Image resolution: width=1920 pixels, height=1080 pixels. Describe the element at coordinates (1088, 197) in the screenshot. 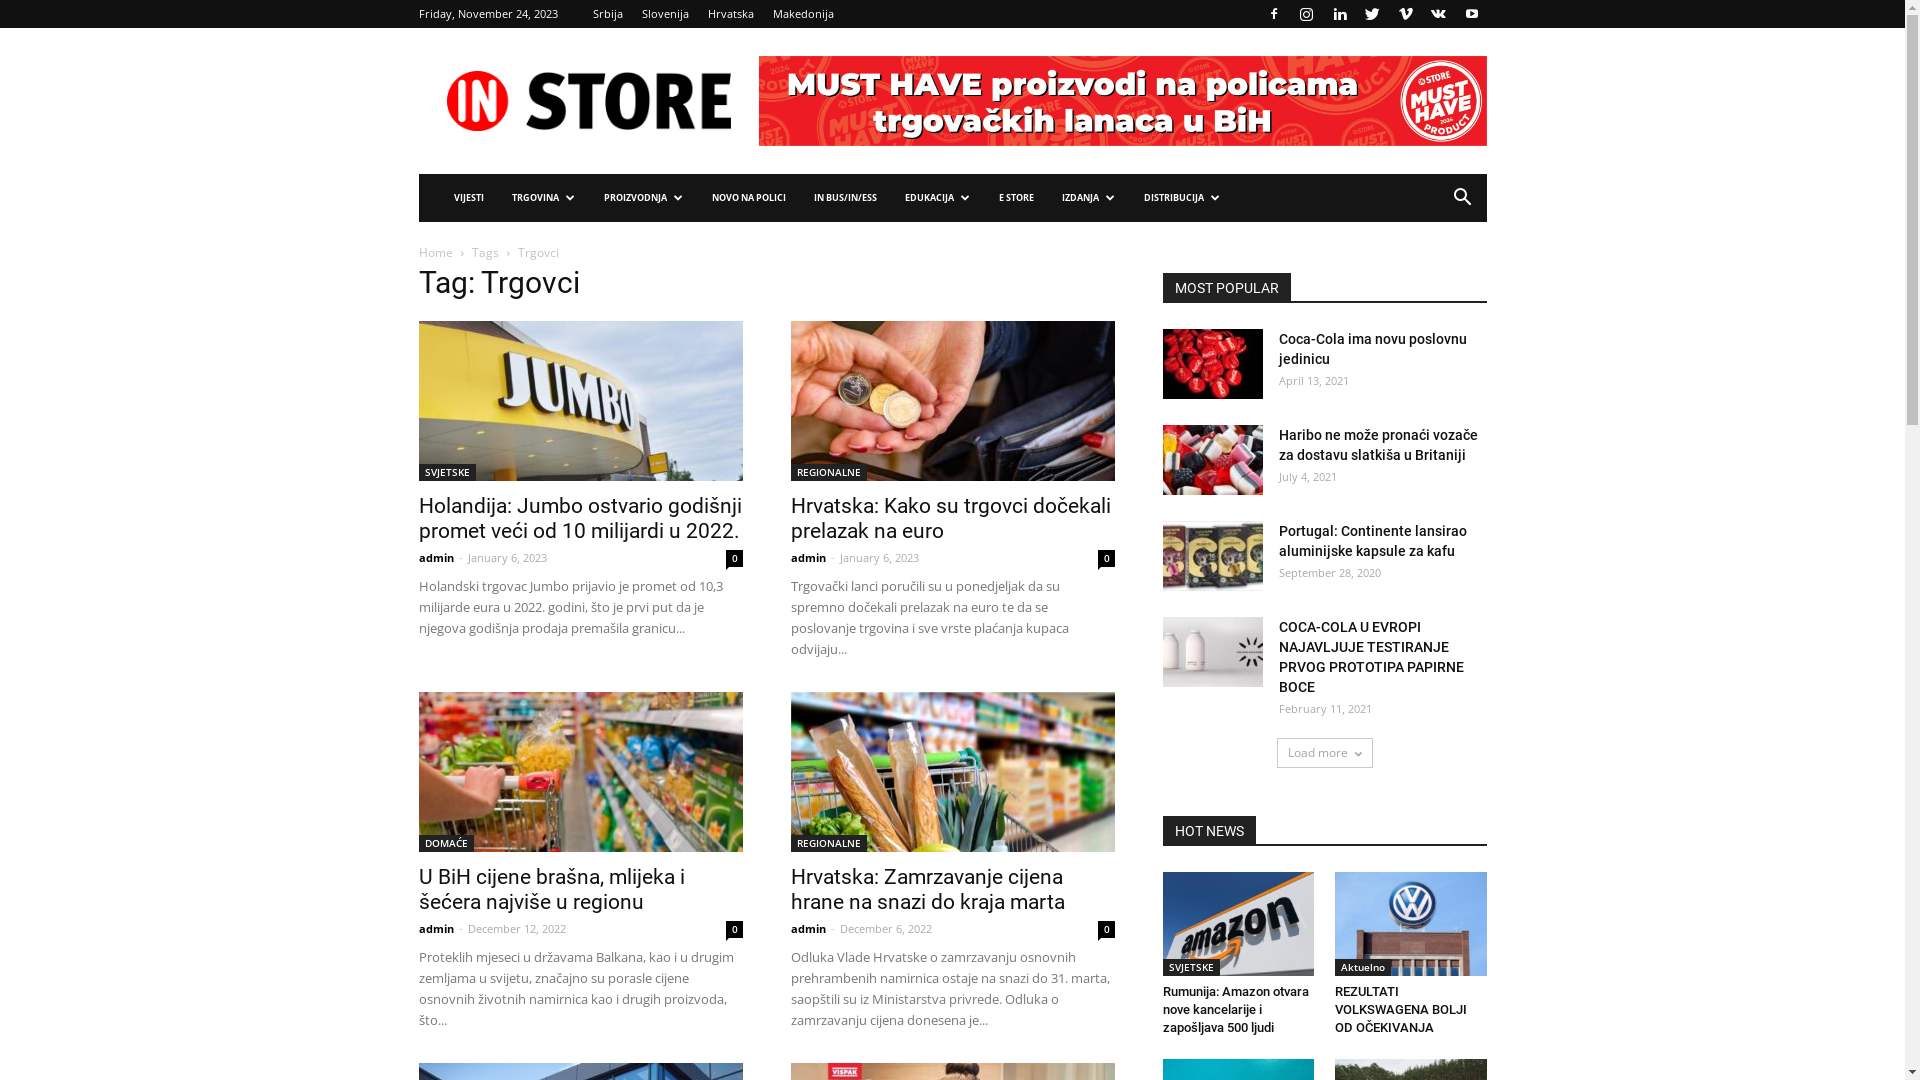

I see `'IZDANJA'` at that location.